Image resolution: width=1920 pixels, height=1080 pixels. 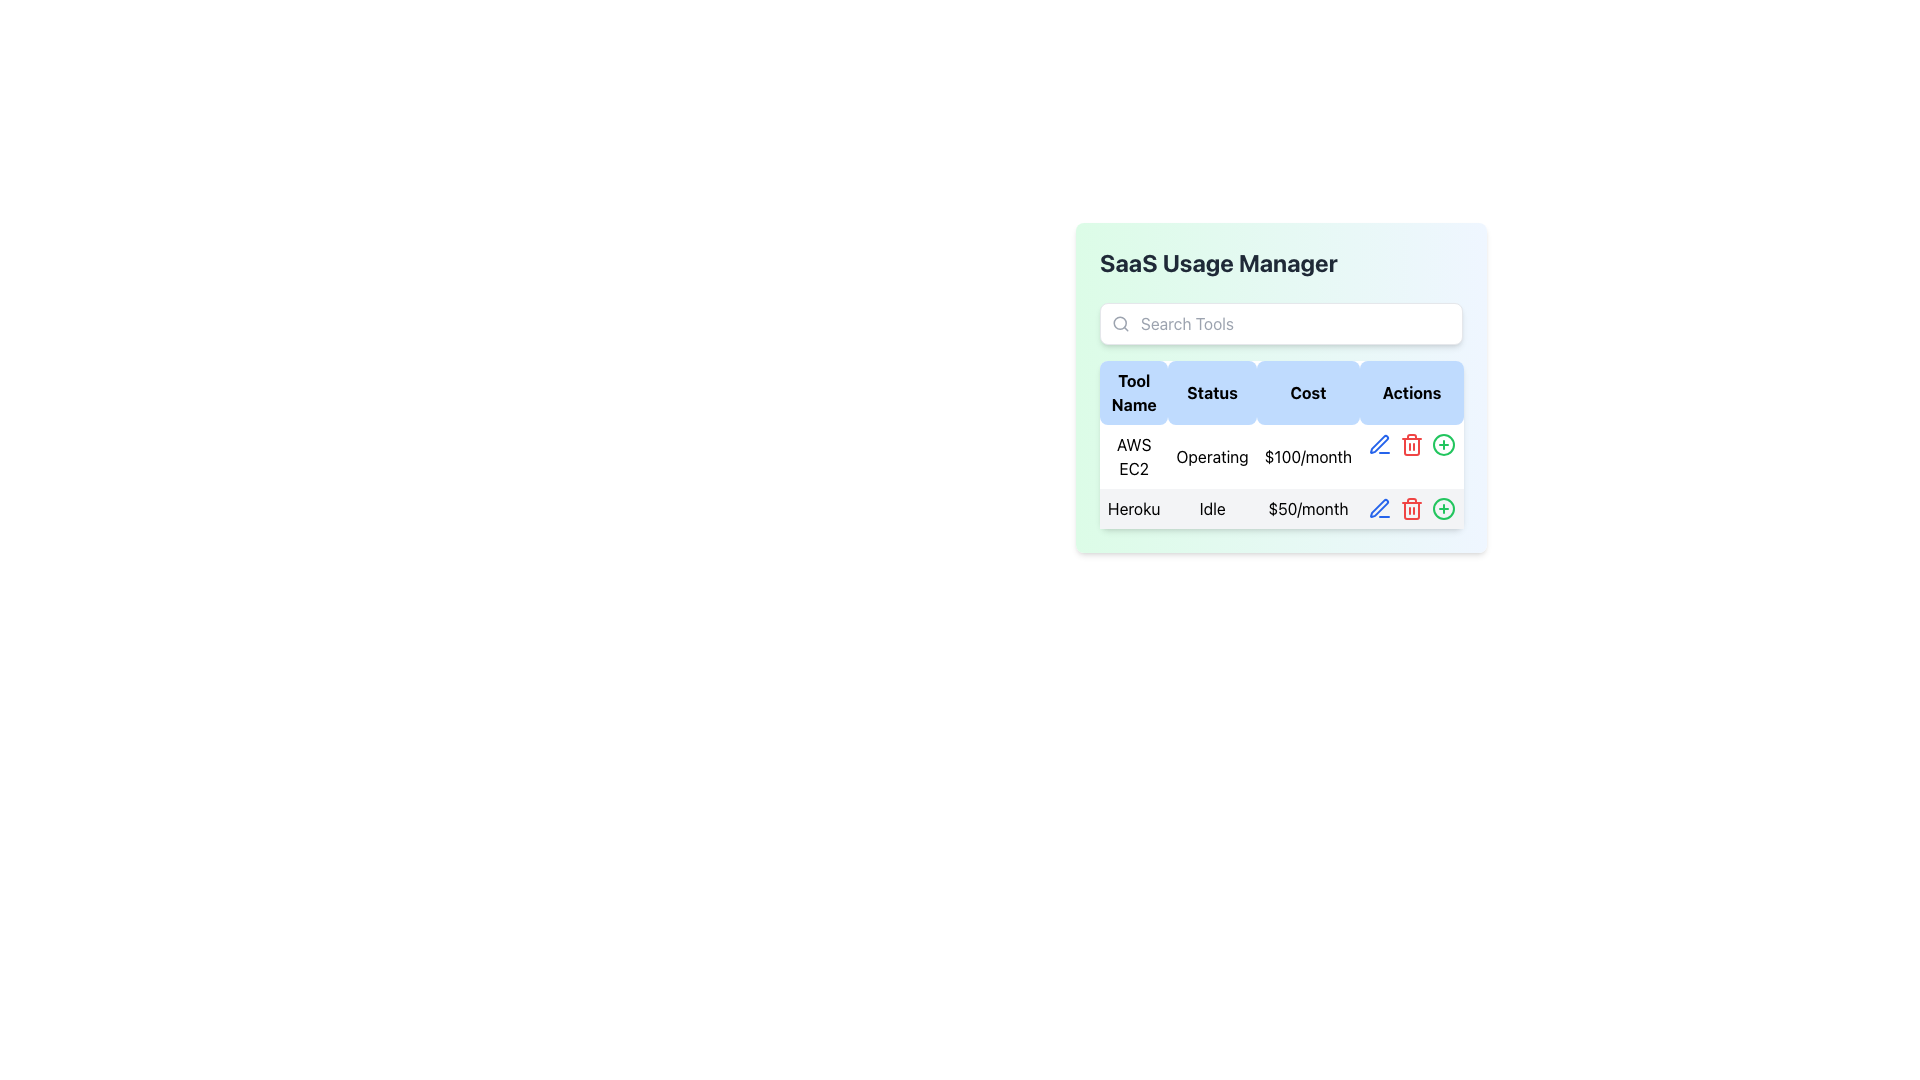 I want to click on the 'Status' column label in the table, which is the second column header located between the 'Tool Name' and 'Cost' headers, so click(x=1211, y=393).